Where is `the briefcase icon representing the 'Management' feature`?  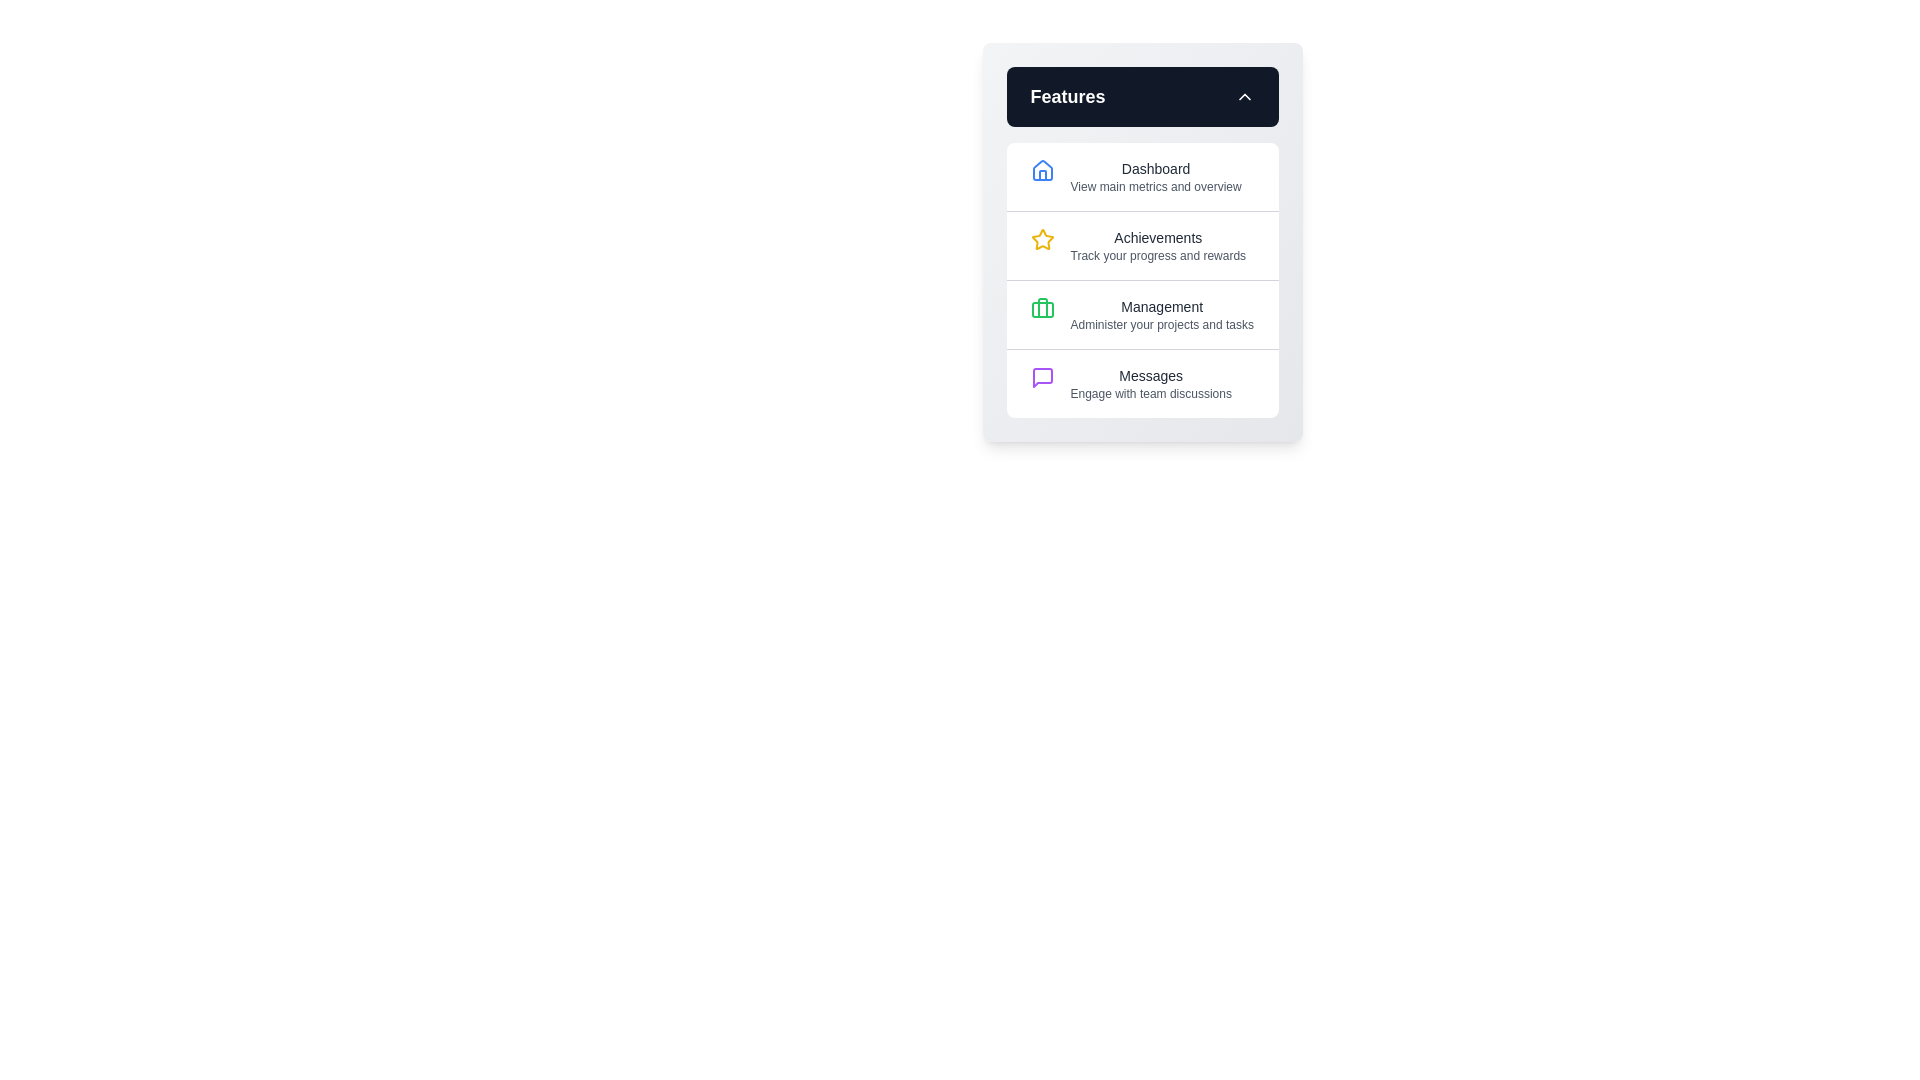
the briefcase icon representing the 'Management' feature is located at coordinates (1041, 308).